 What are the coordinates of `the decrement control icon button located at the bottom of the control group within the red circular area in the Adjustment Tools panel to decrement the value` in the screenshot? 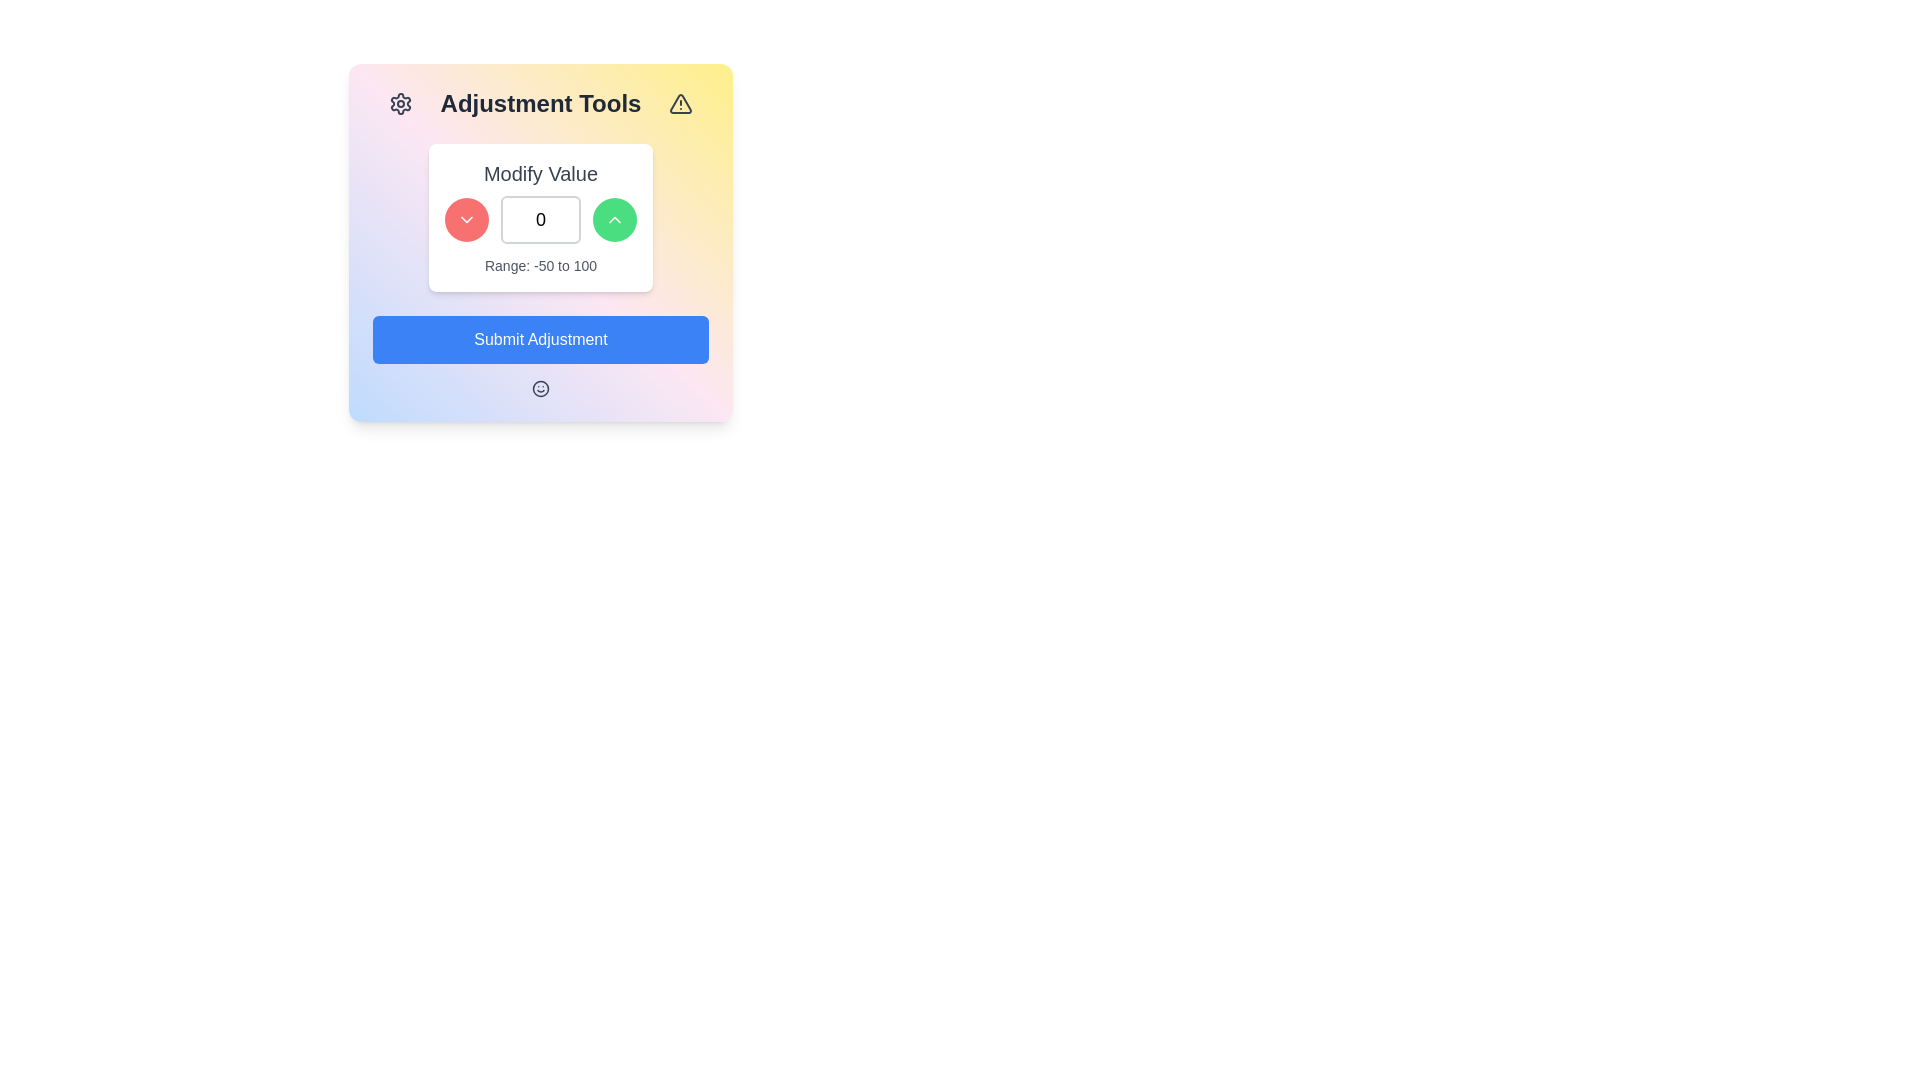 It's located at (465, 219).